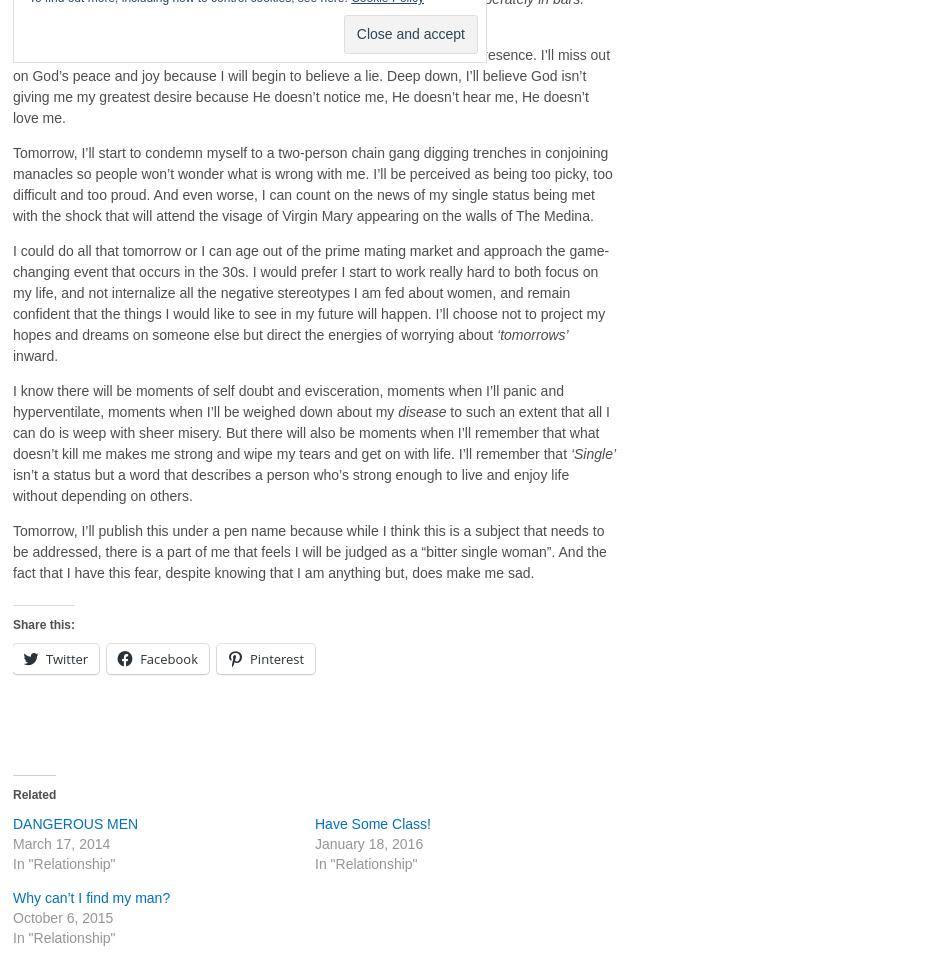 Image resolution: width=940 pixels, height=957 pixels. Describe the element at coordinates (276, 657) in the screenshot. I see `'Pinterest'` at that location.